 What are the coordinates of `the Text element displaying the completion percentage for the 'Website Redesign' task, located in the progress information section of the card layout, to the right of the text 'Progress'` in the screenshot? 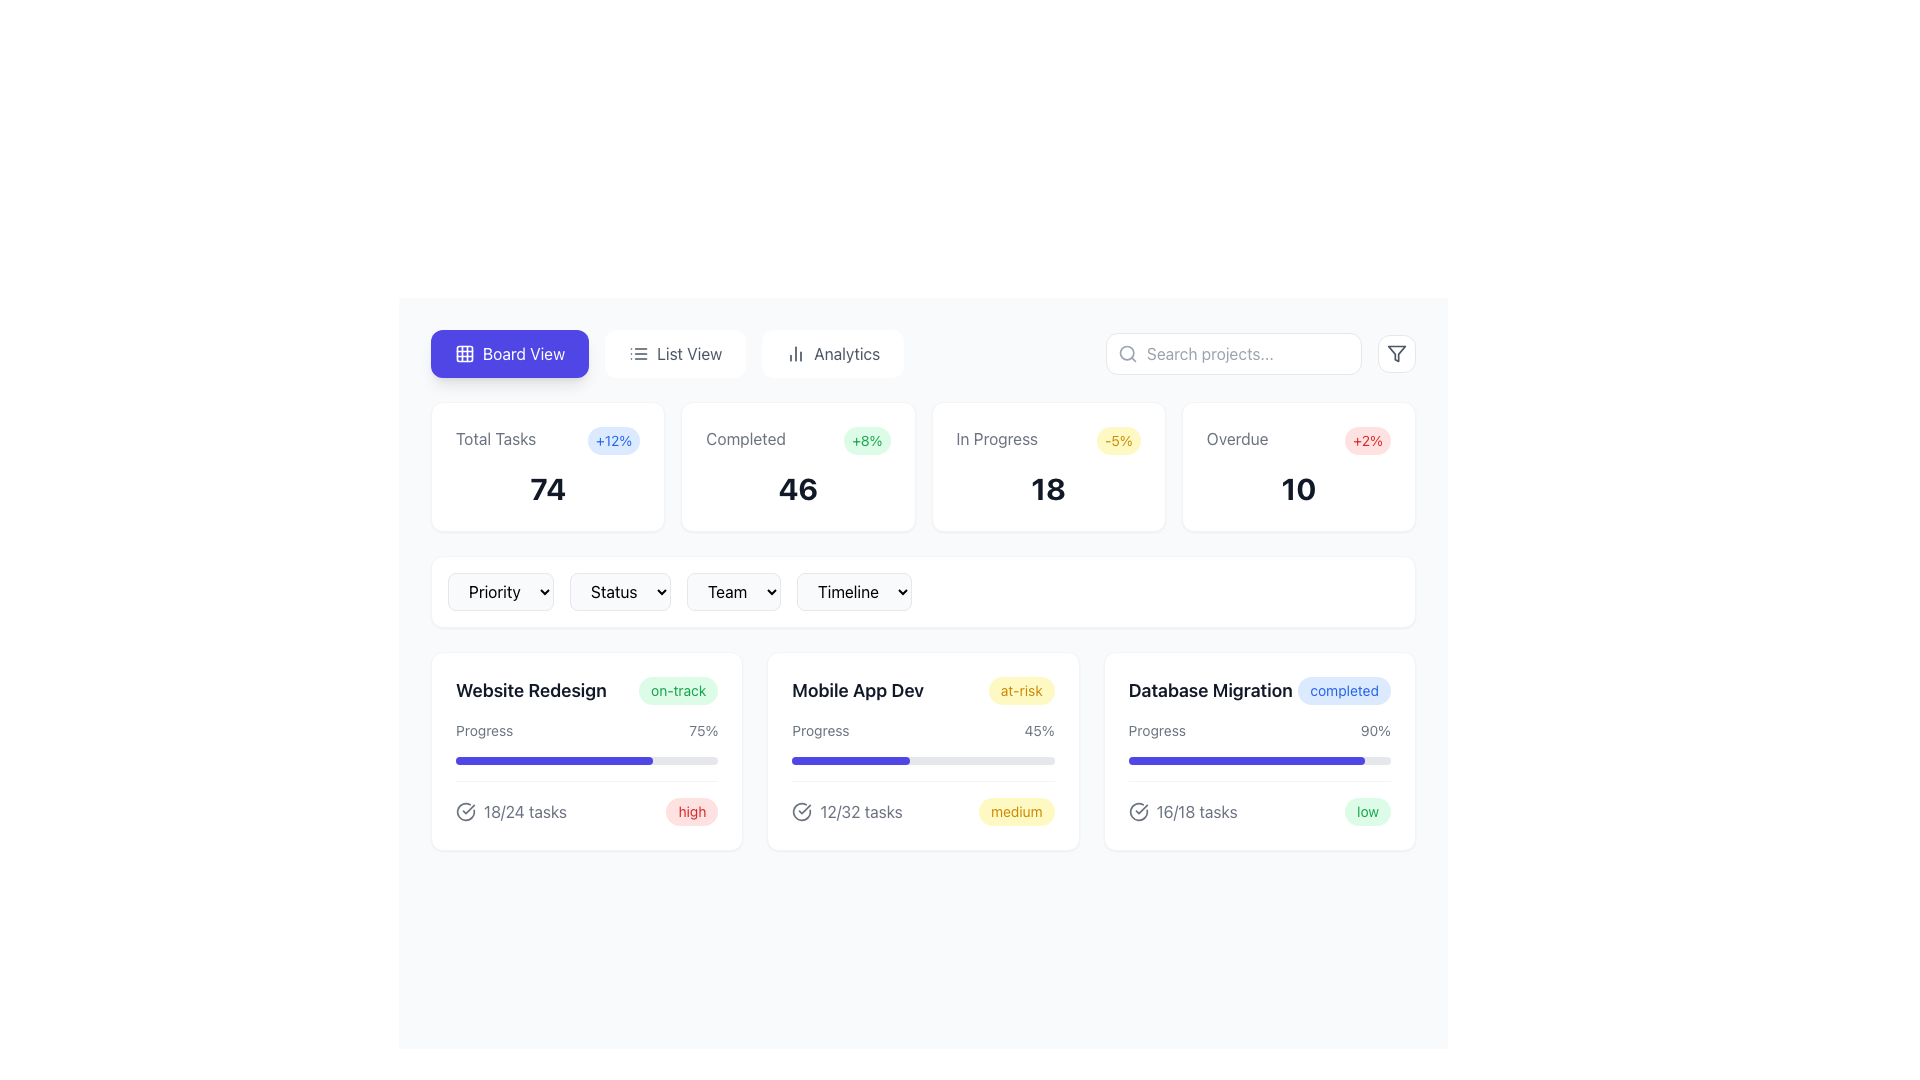 It's located at (703, 731).